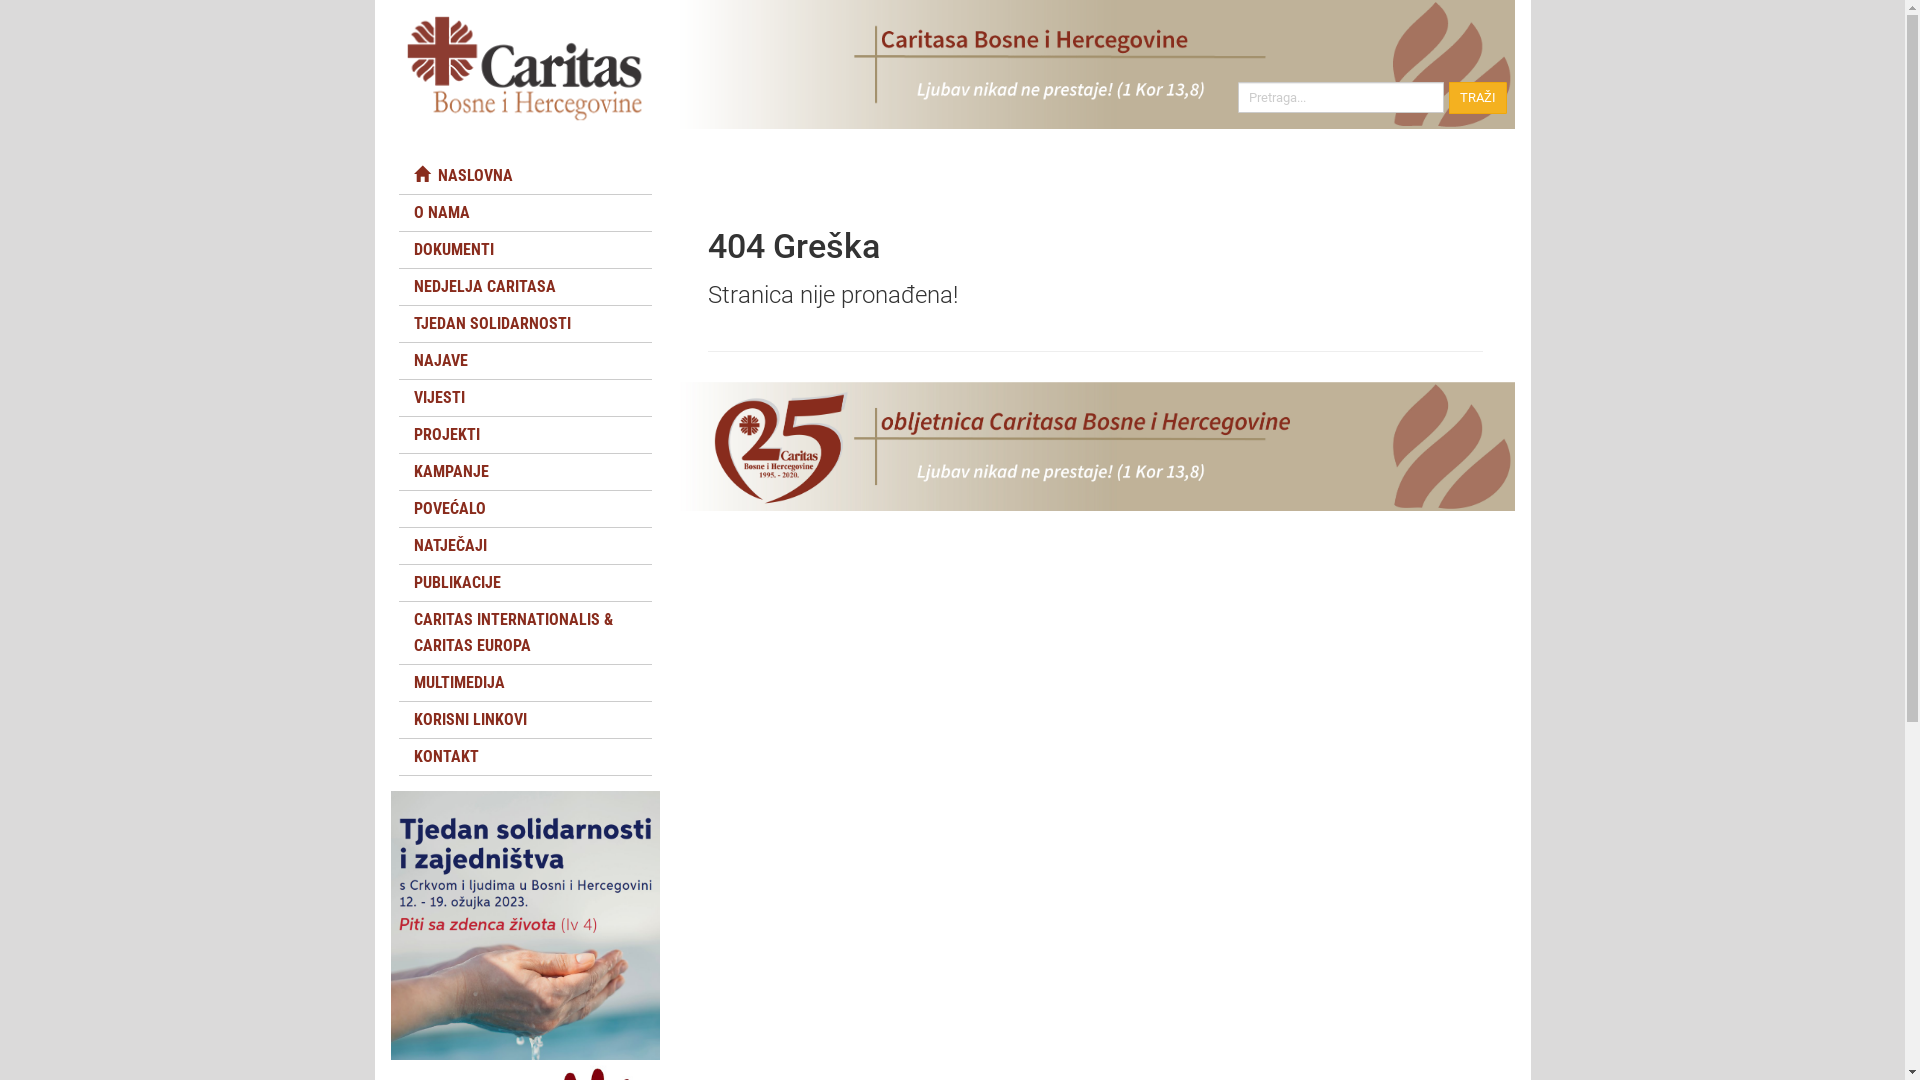  Describe the element at coordinates (524, 632) in the screenshot. I see `'CARITAS INTERNATIONALIS & CARITAS EUROPA'` at that location.